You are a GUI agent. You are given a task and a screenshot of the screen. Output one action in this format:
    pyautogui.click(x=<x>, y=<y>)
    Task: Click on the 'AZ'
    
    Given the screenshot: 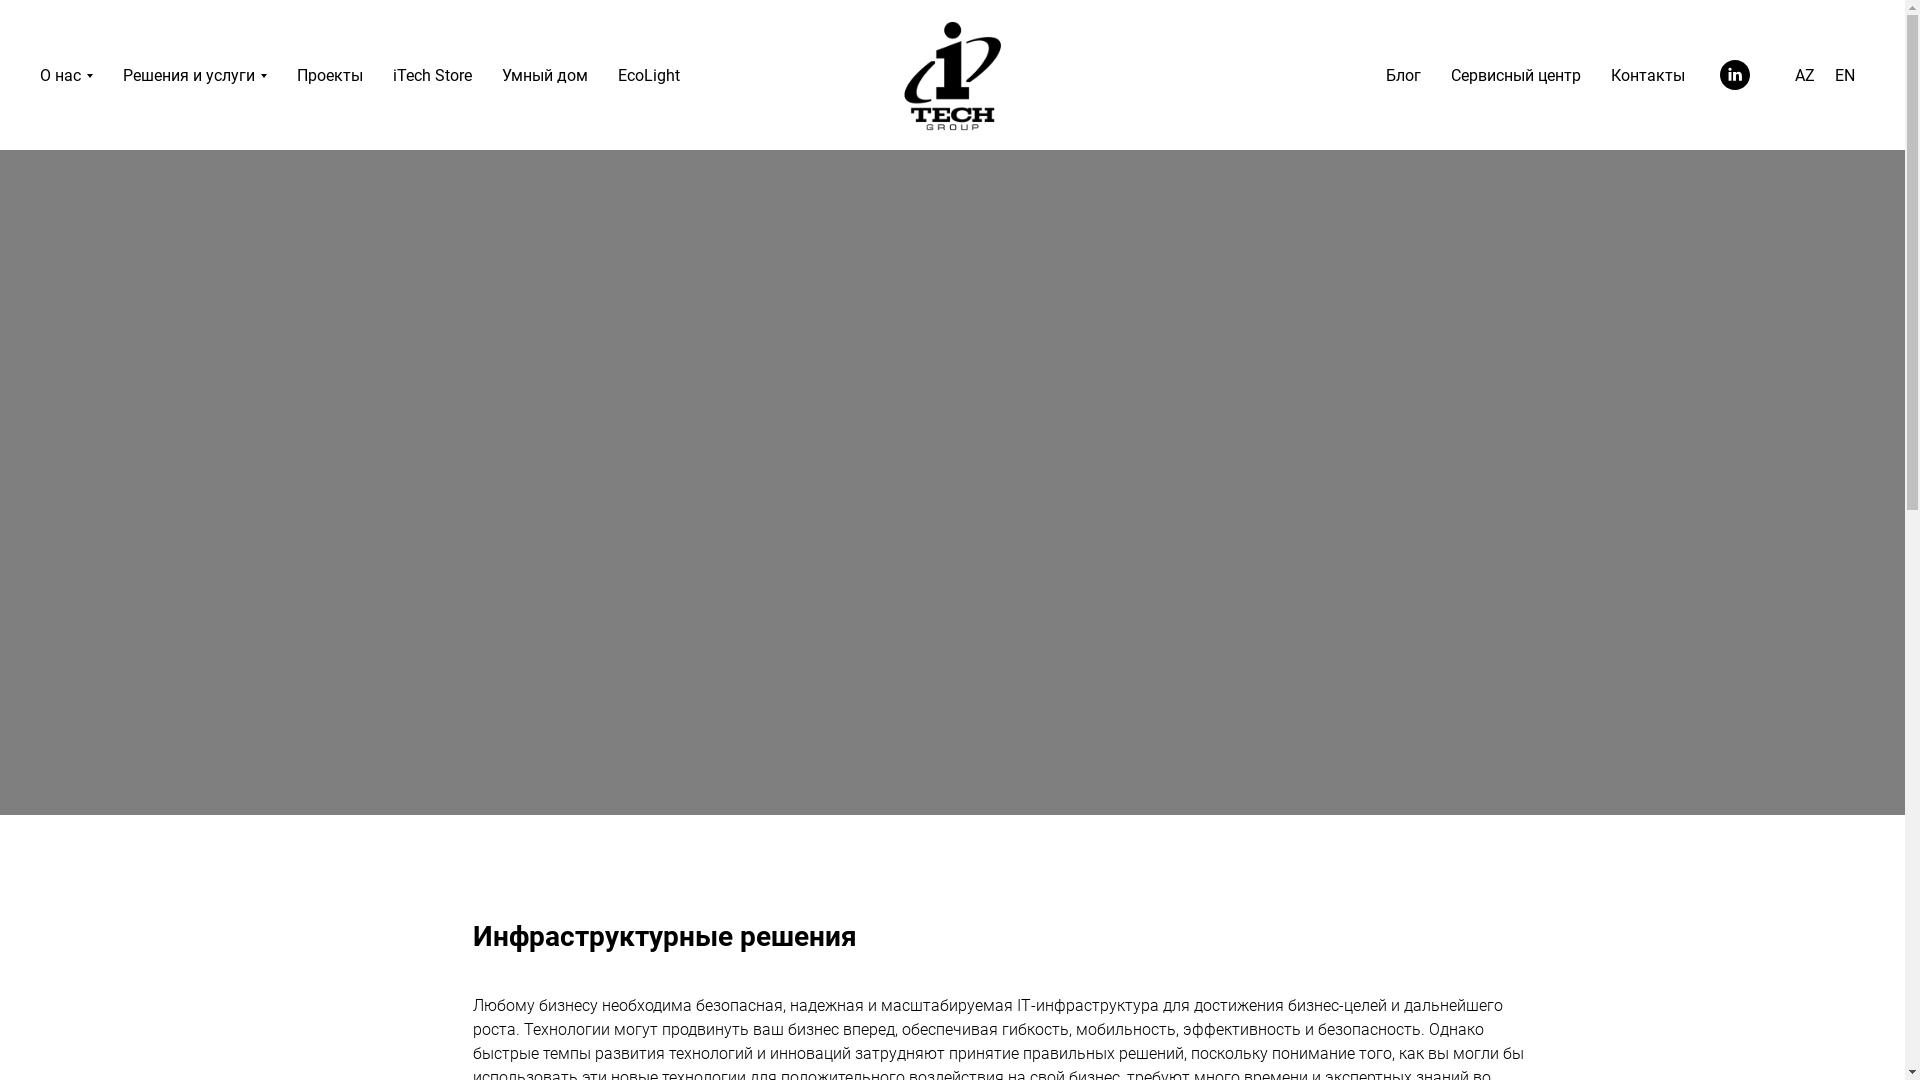 What is the action you would take?
    pyautogui.click(x=1804, y=74)
    